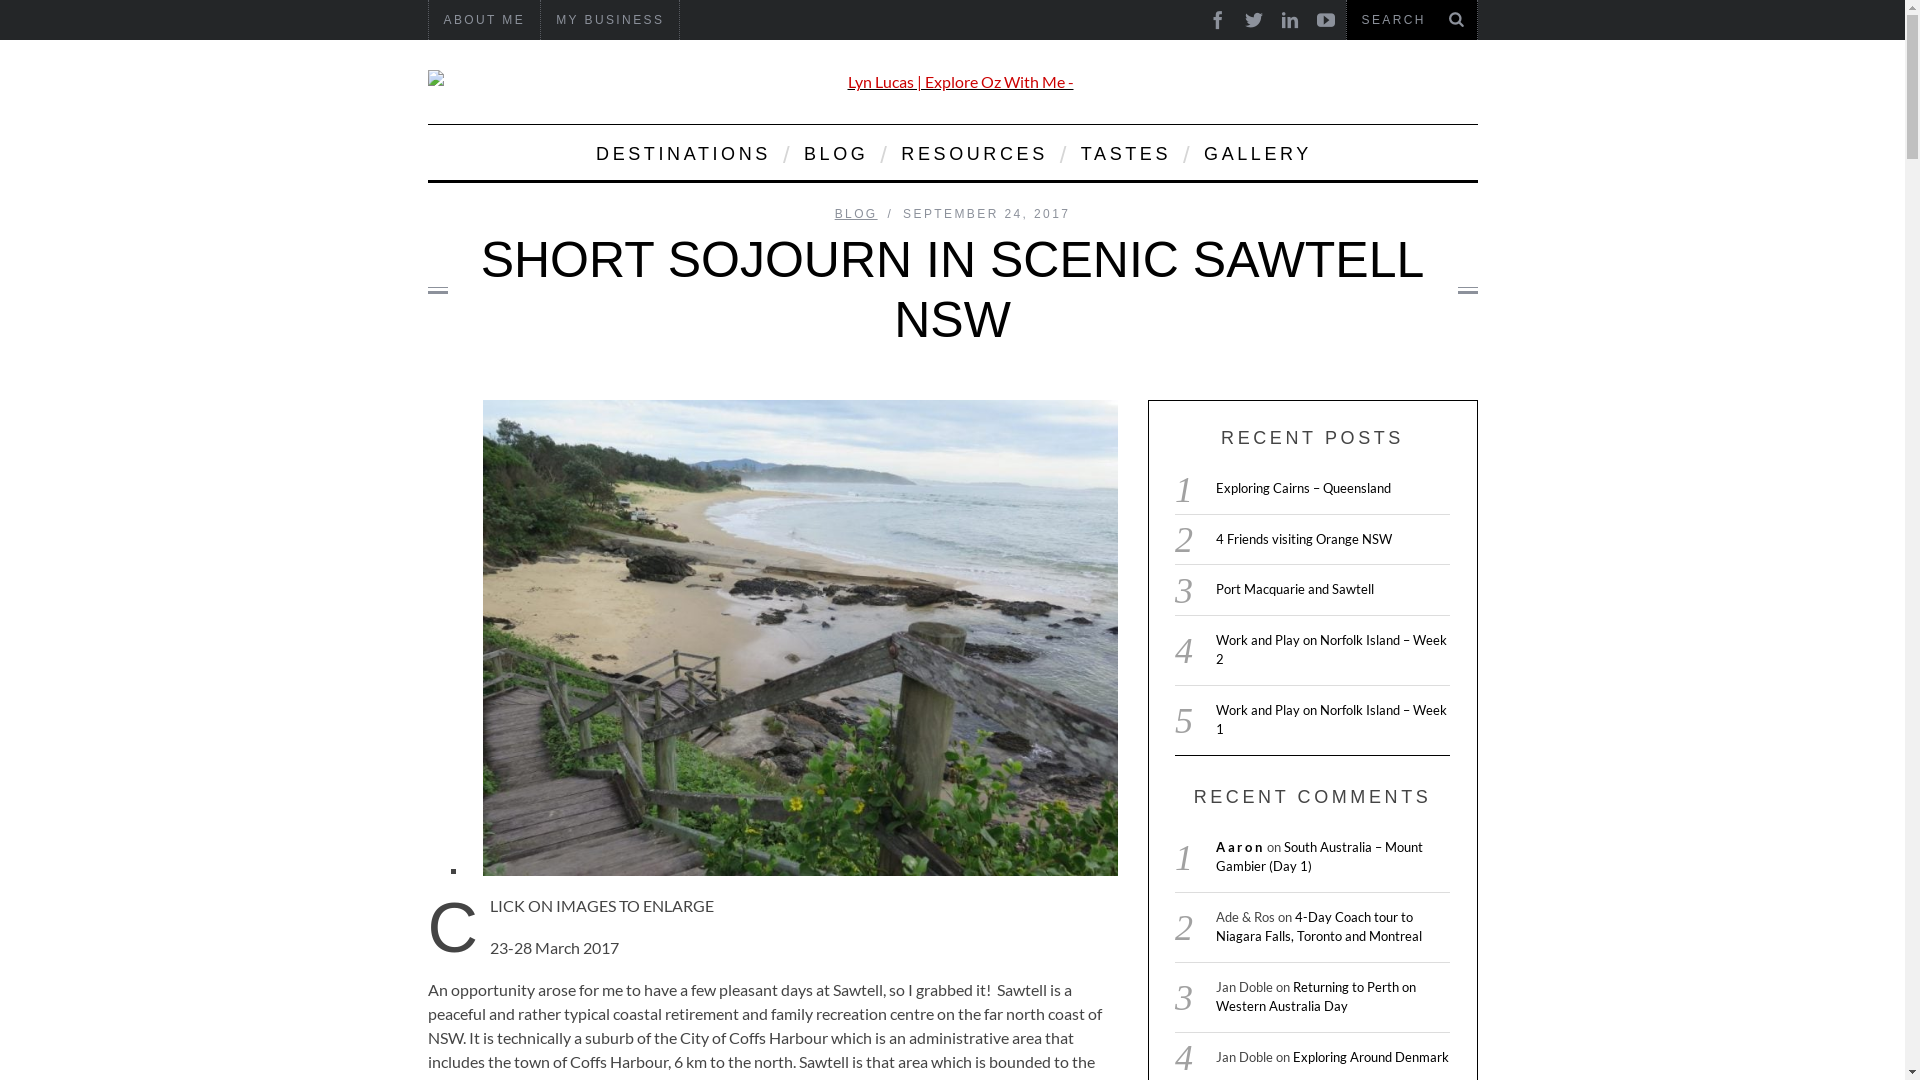 Image resolution: width=1920 pixels, height=1080 pixels. What do you see at coordinates (541, 19) in the screenshot?
I see `'MY BUSINESS'` at bounding box center [541, 19].